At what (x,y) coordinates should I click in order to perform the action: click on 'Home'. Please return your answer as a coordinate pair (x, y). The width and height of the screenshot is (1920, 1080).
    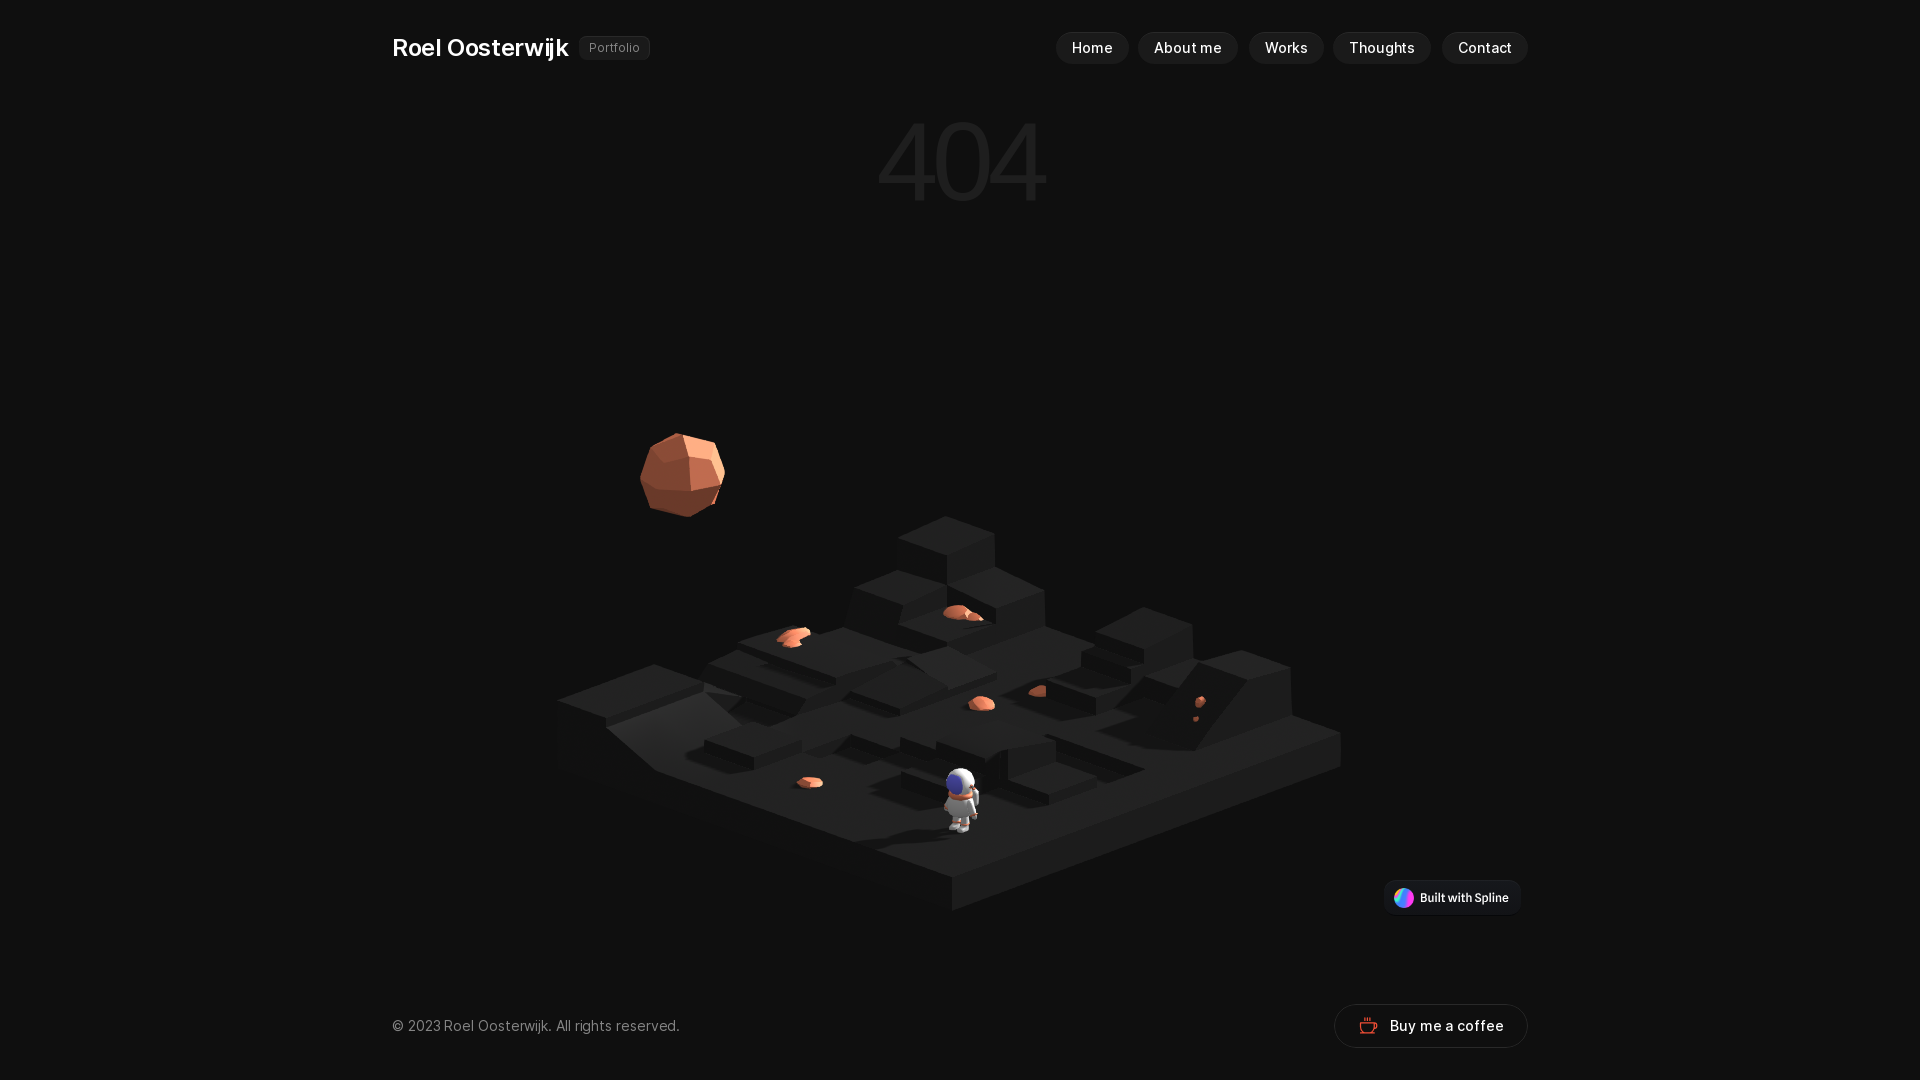
    Looking at the image, I should click on (1055, 46).